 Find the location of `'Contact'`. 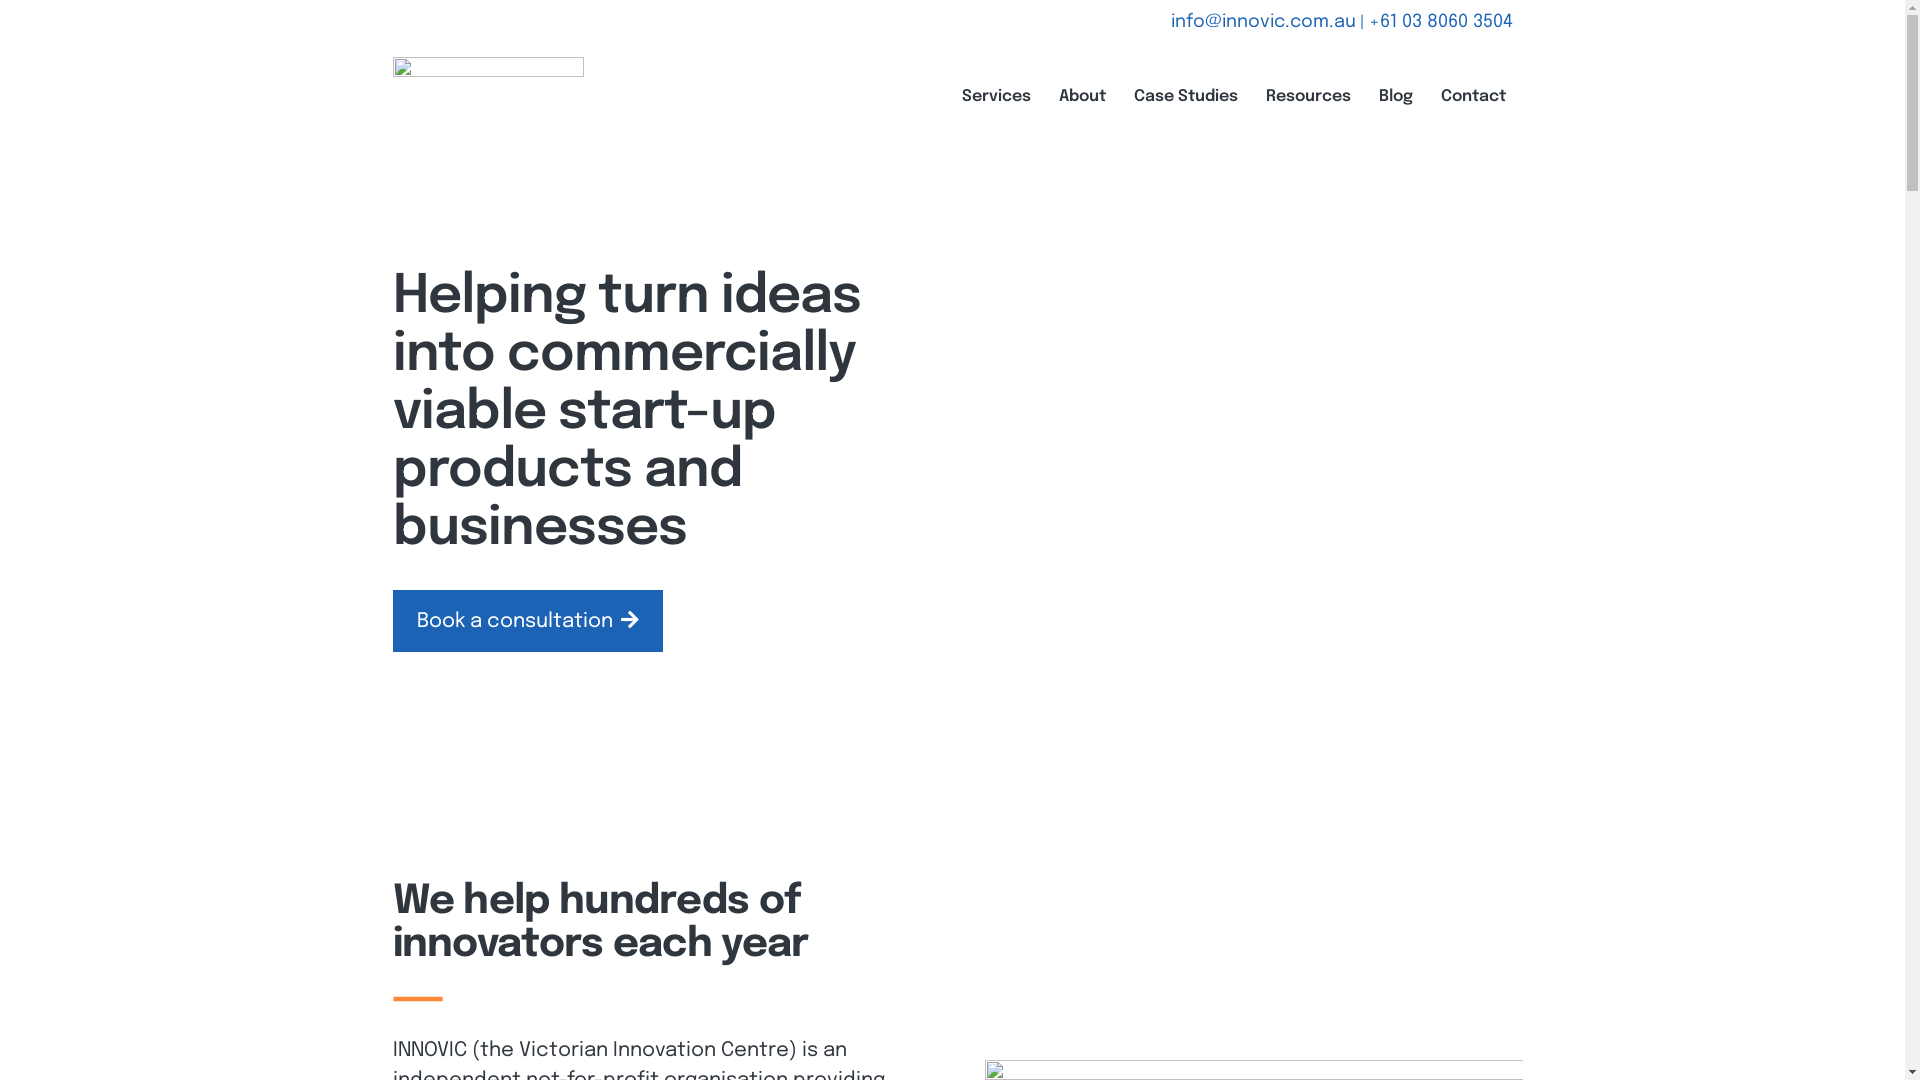

'Contact' is located at coordinates (1473, 96).